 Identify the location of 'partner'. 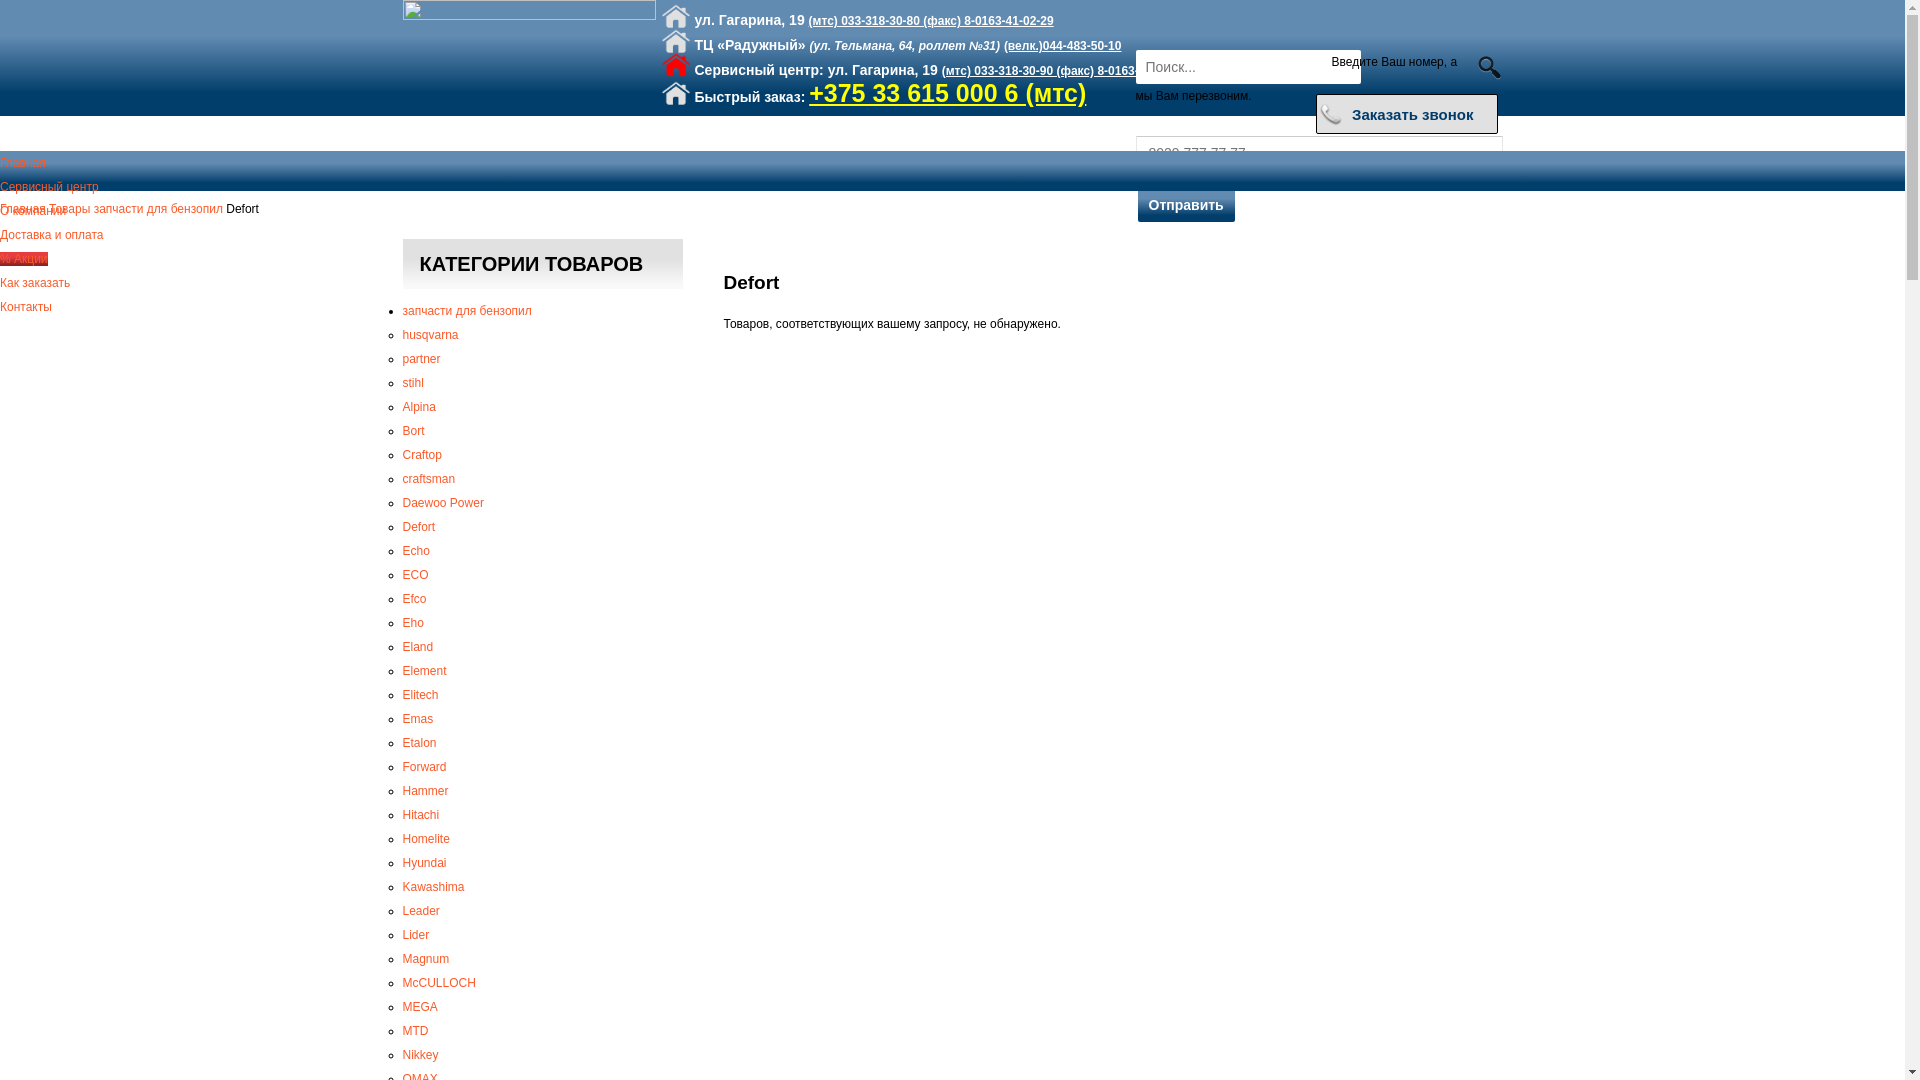
(401, 357).